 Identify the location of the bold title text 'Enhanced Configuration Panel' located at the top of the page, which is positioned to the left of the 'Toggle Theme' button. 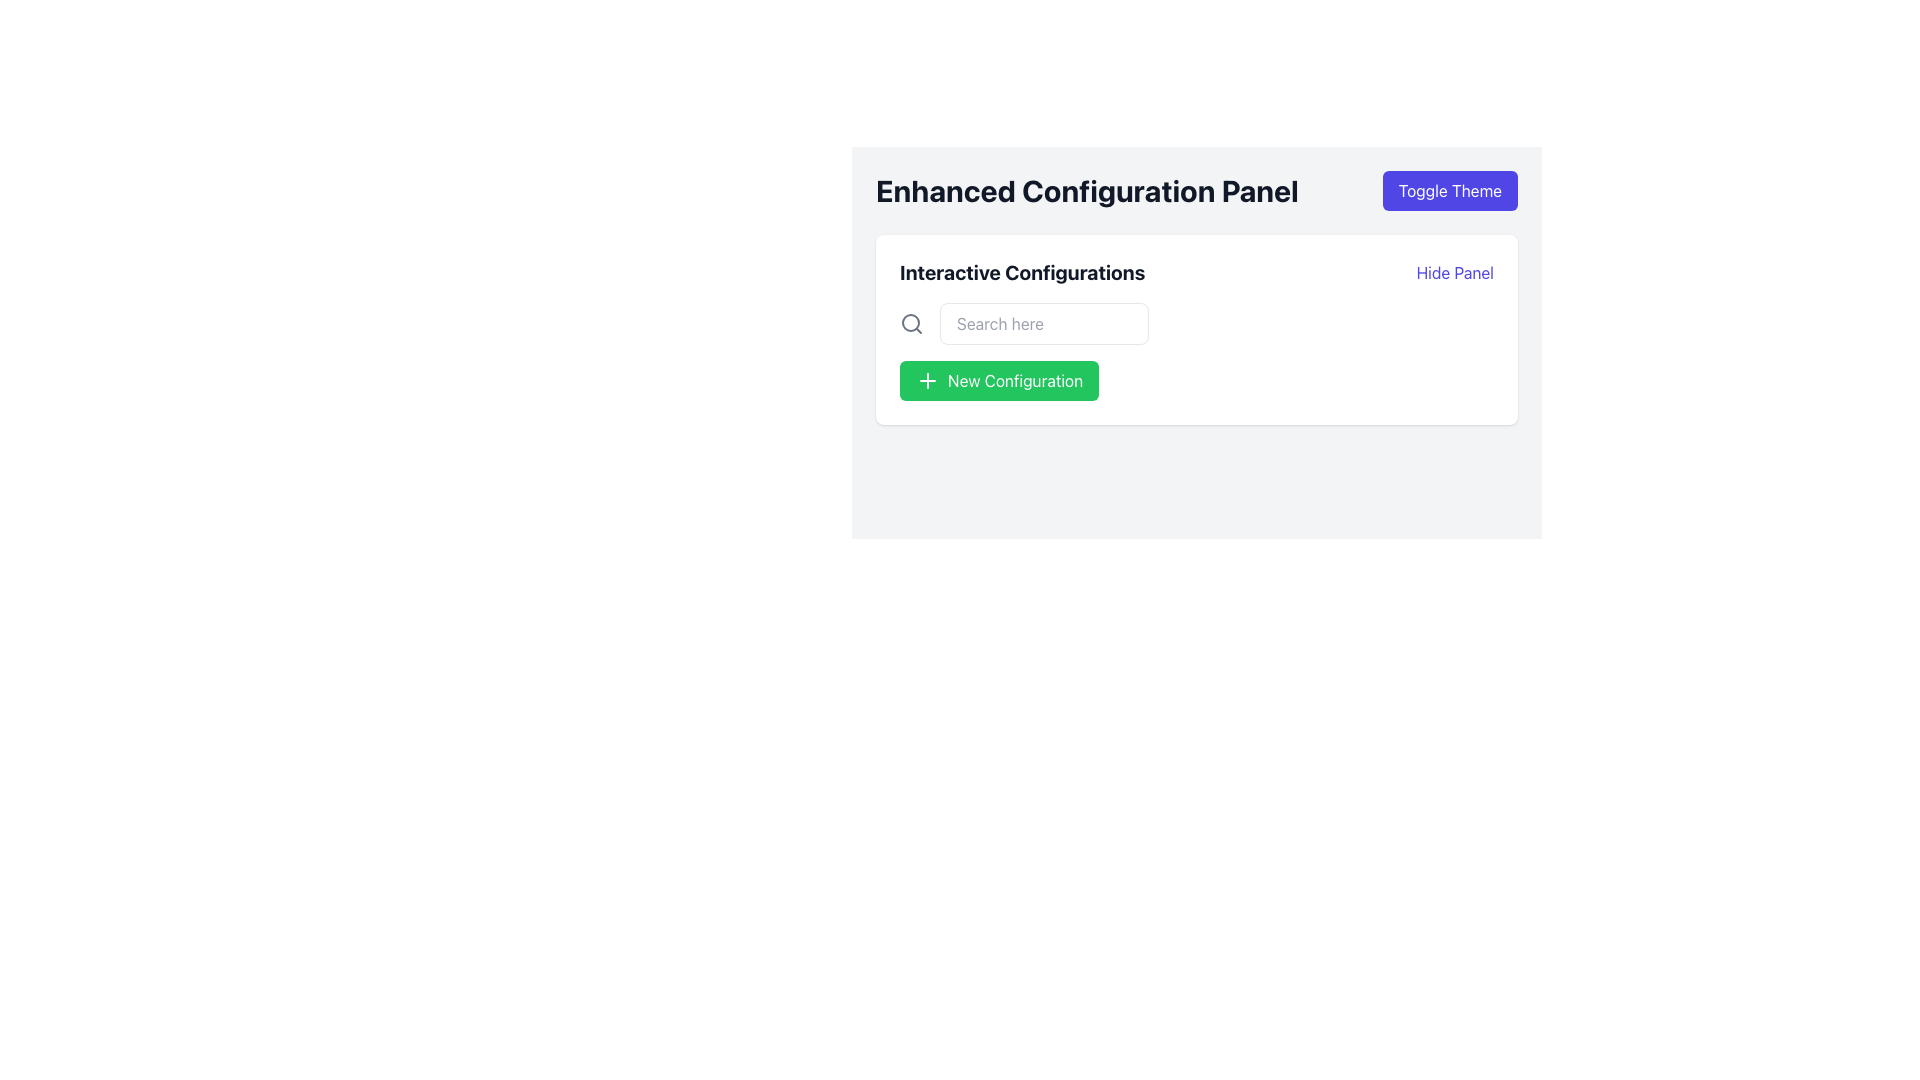
(1086, 191).